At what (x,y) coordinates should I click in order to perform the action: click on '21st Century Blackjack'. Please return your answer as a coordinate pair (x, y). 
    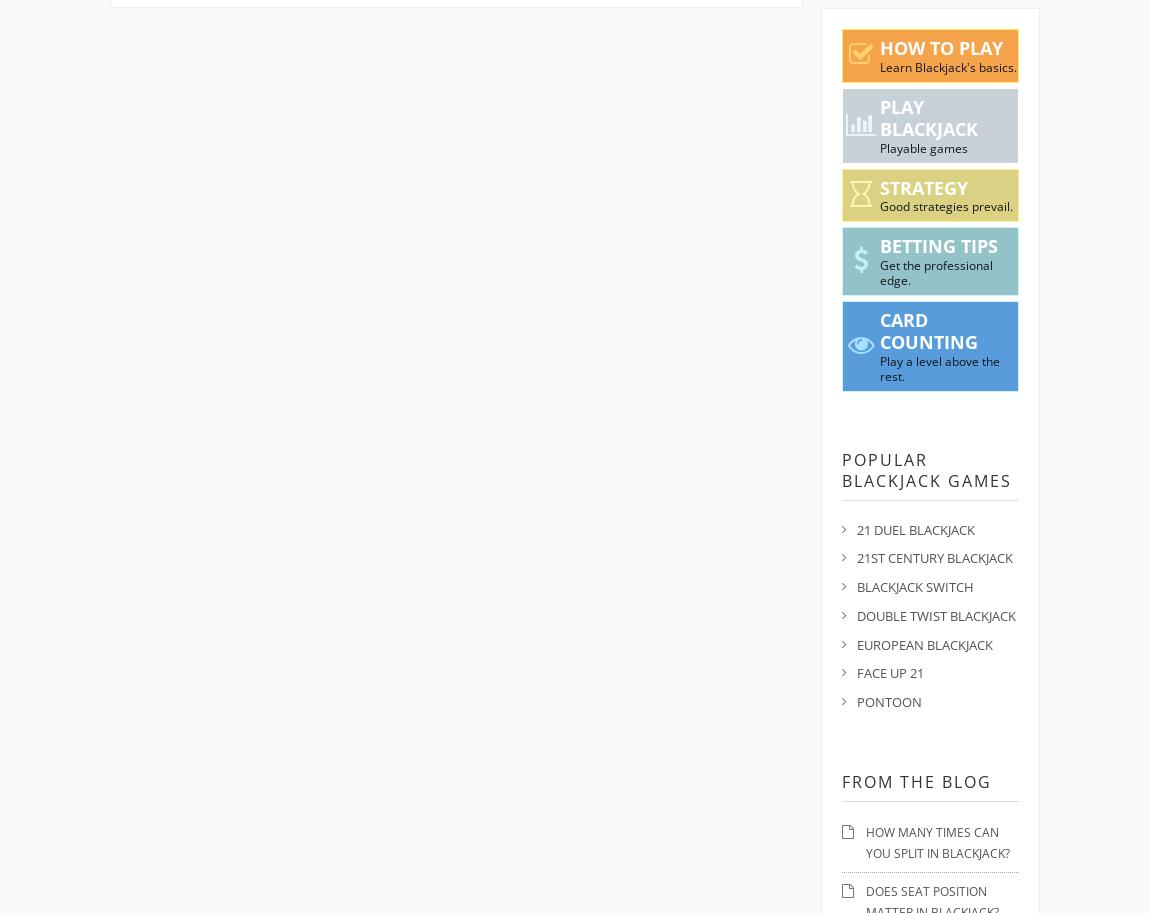
    Looking at the image, I should click on (934, 557).